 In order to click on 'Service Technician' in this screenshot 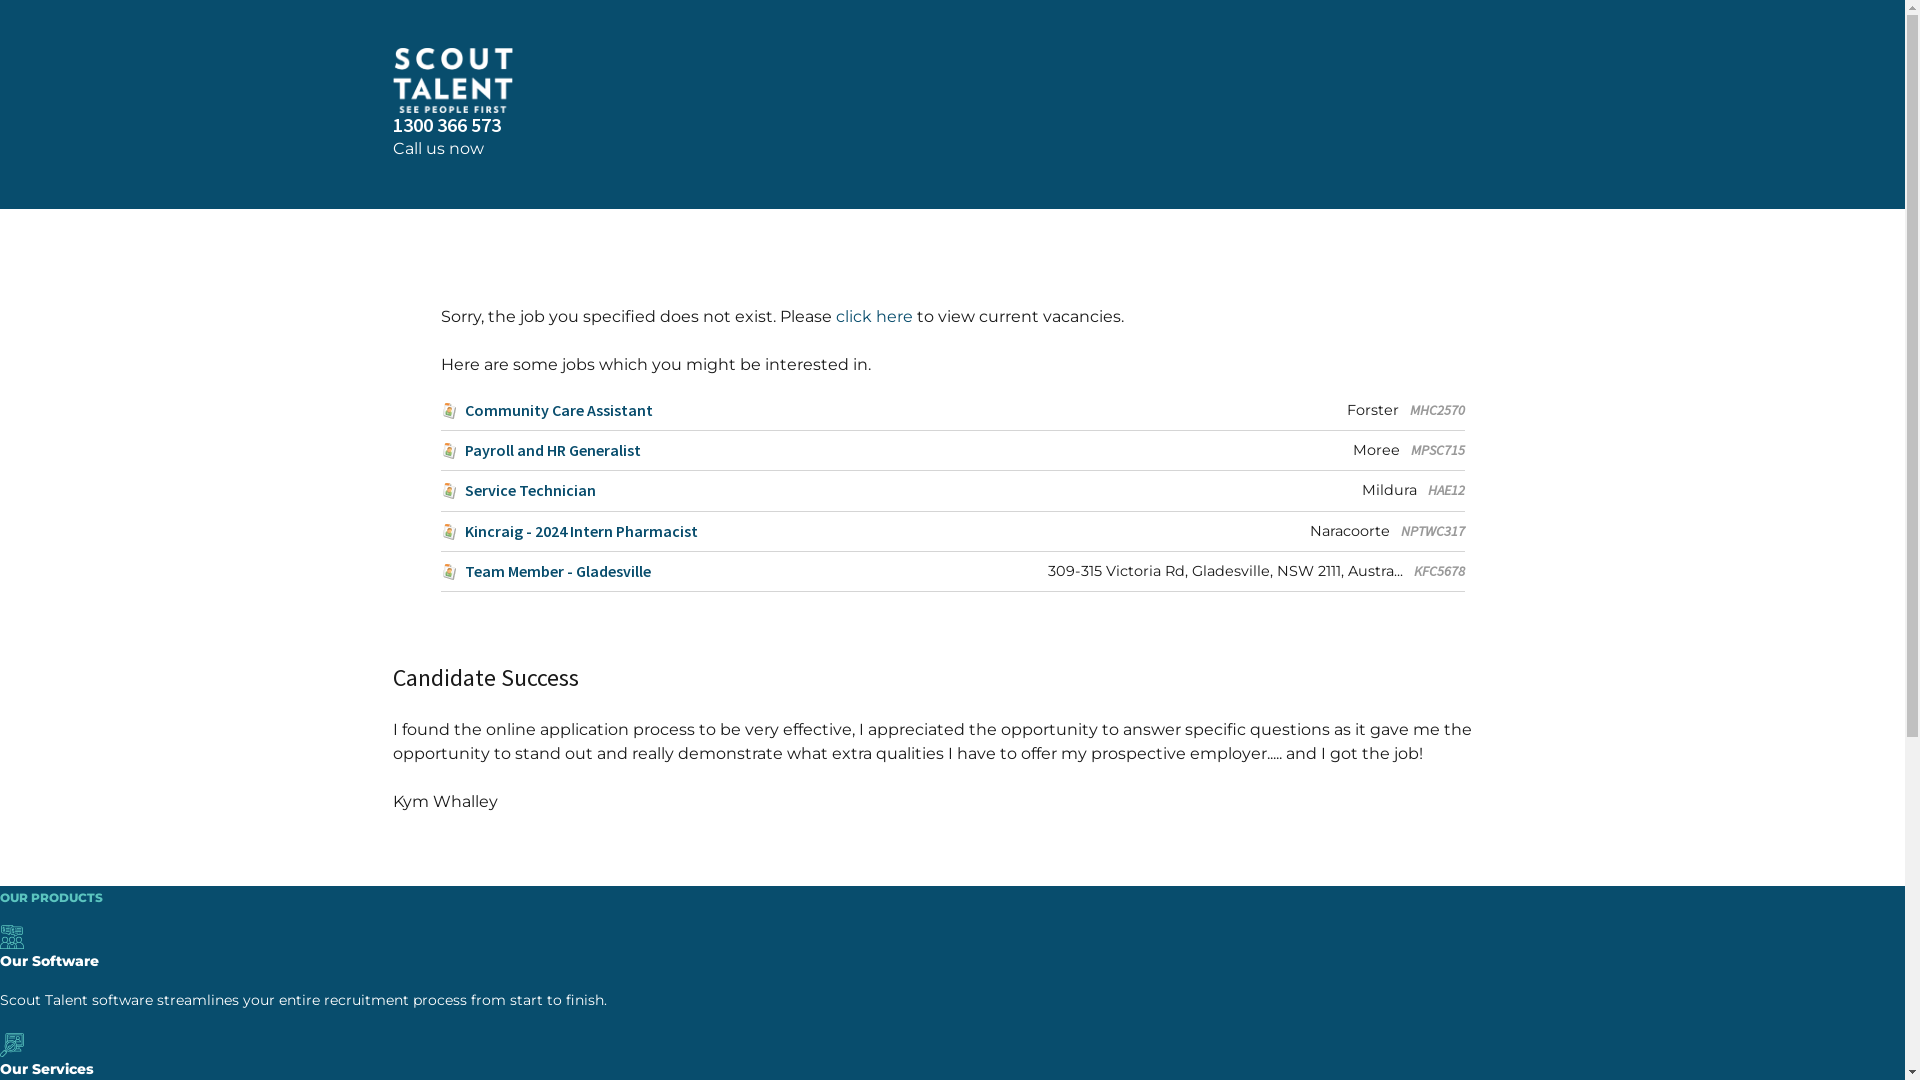, I will do `click(517, 490)`.